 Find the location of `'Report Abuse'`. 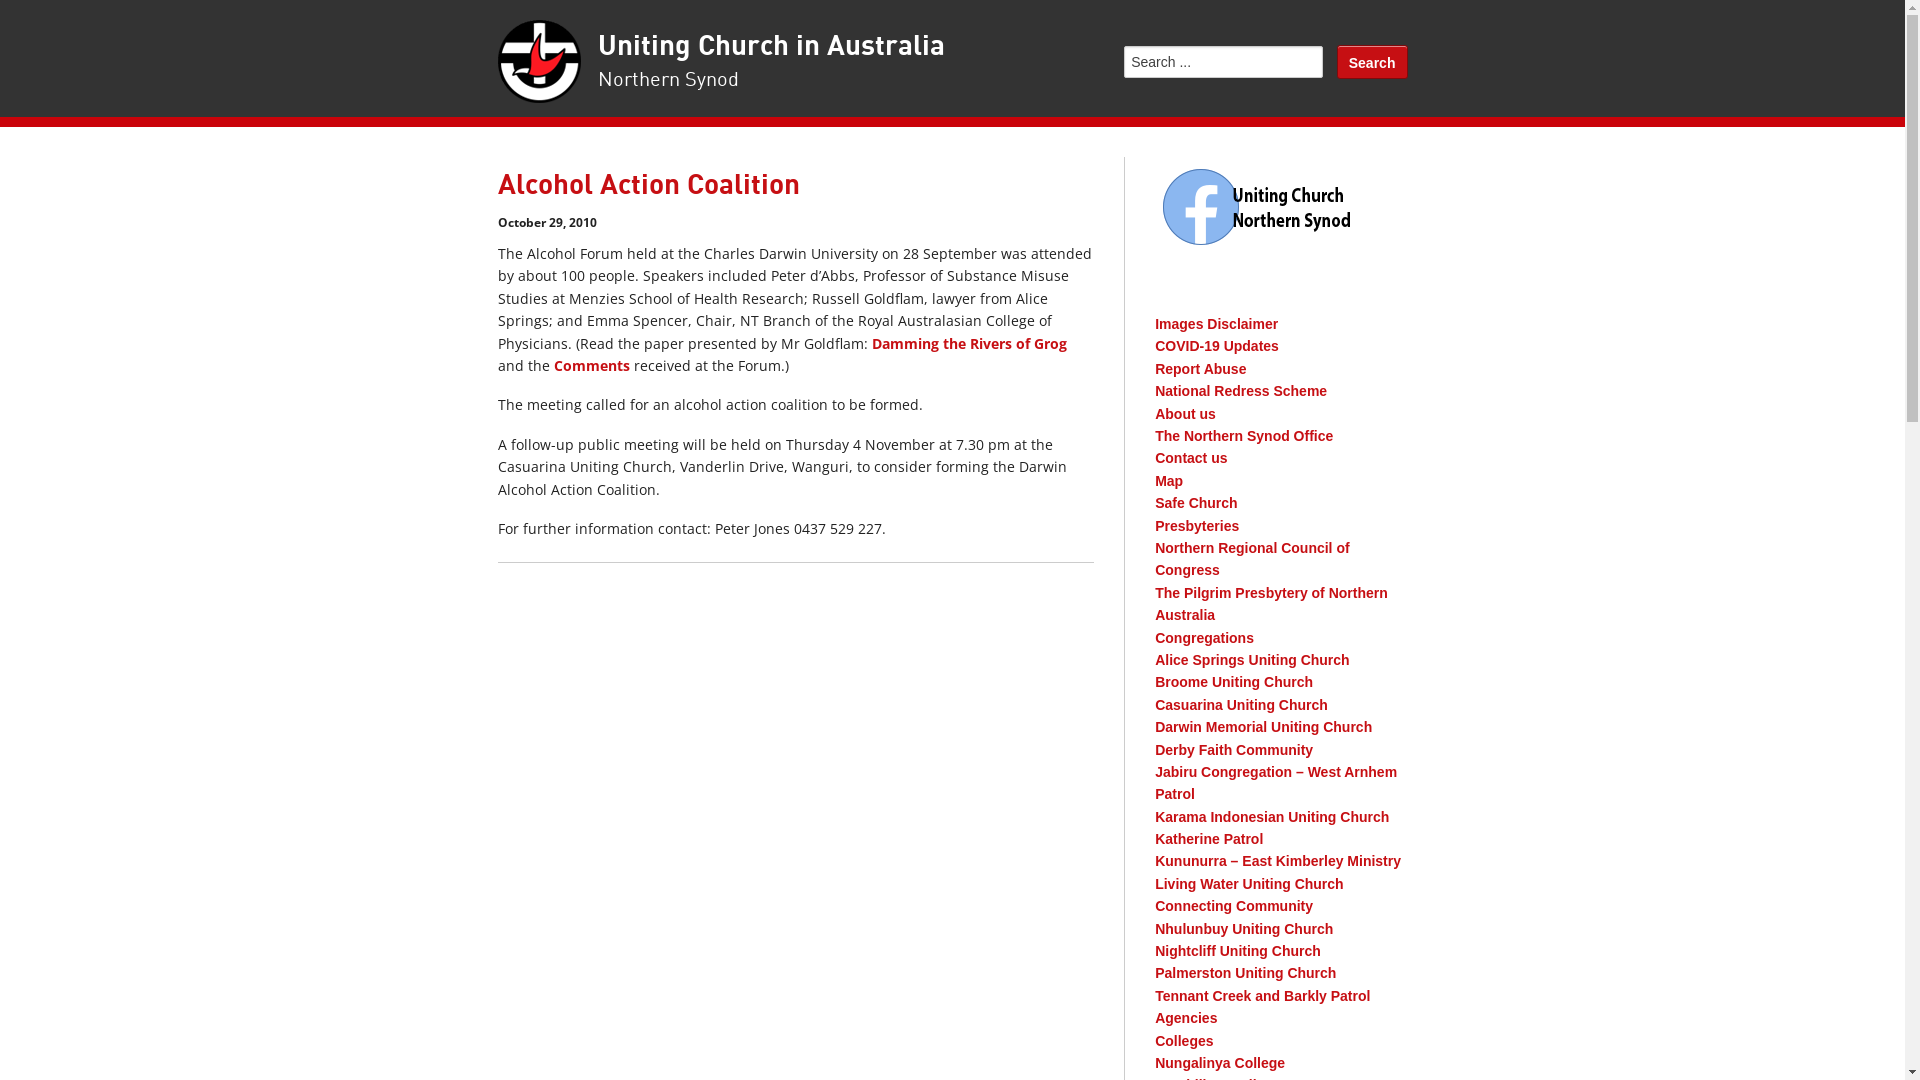

'Report Abuse' is located at coordinates (1200, 369).